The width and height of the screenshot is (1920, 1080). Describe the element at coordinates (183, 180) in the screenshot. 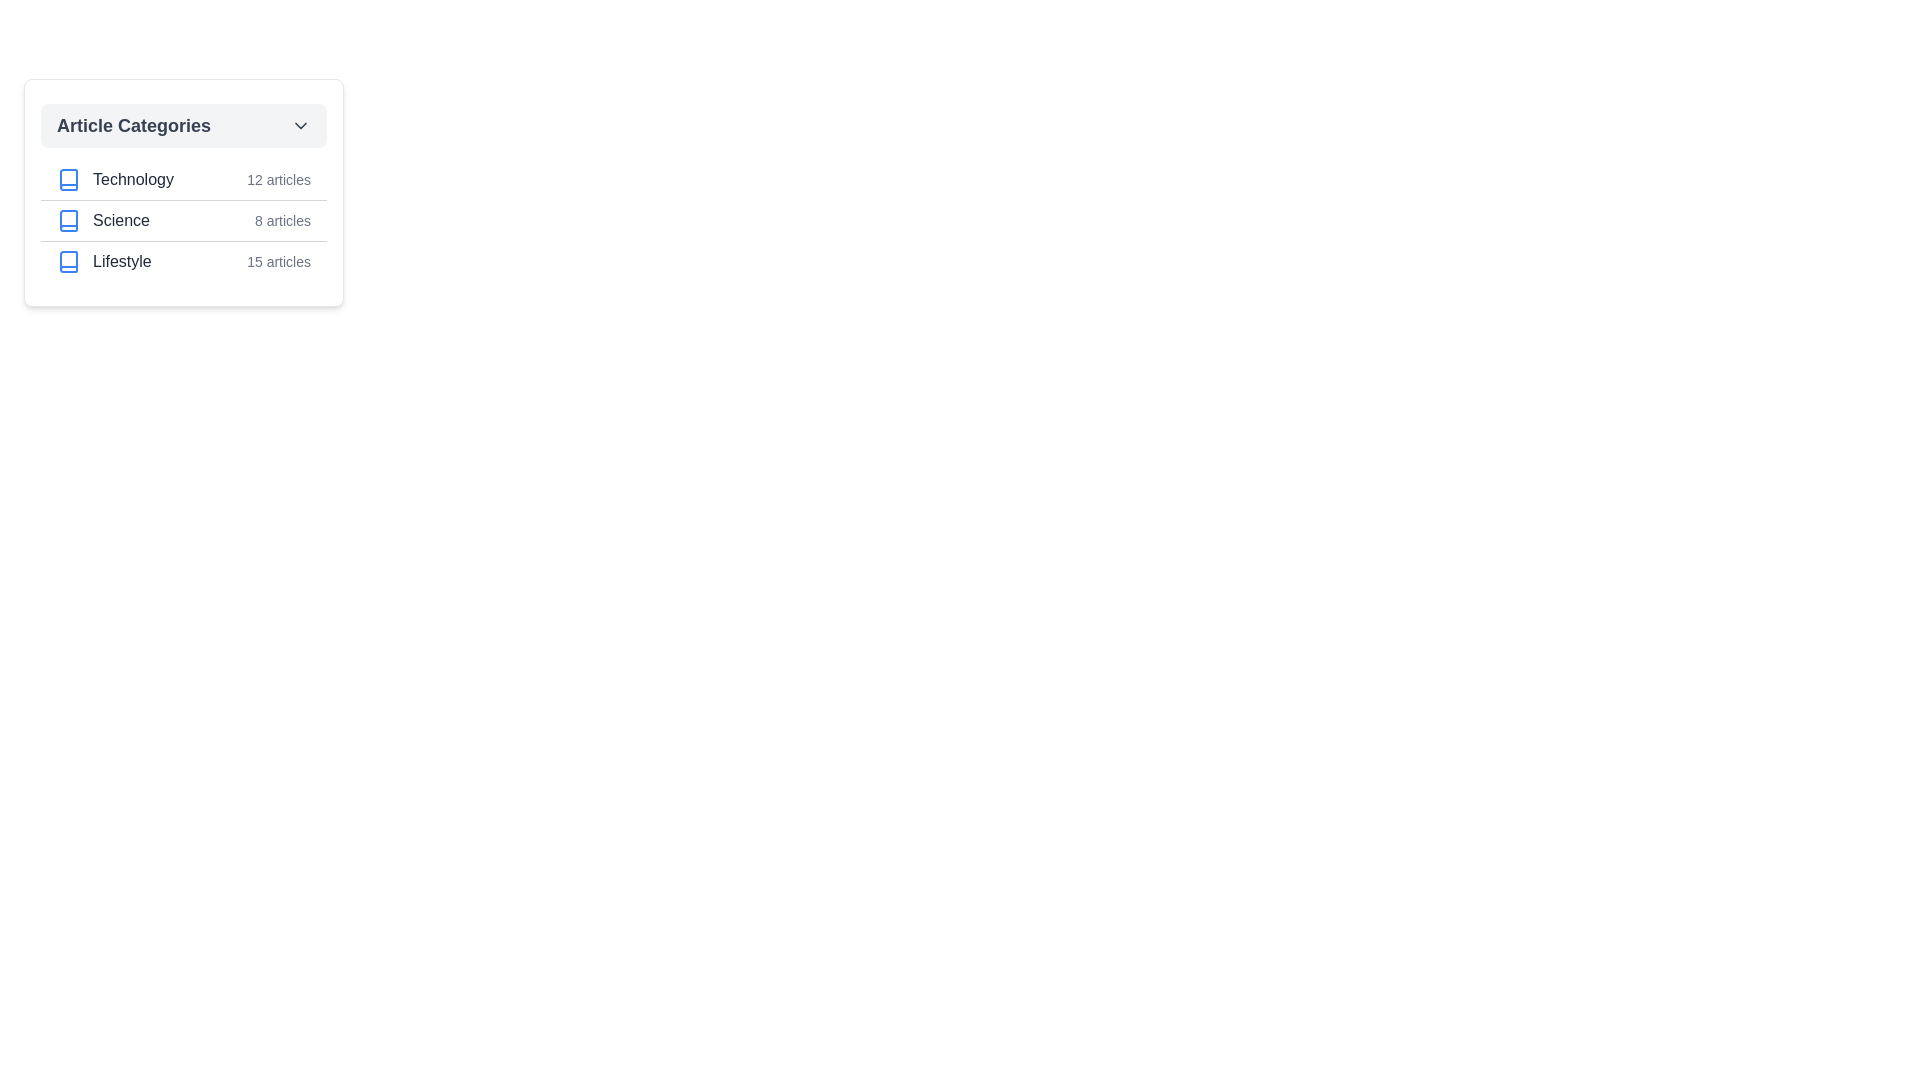

I see `the 'Technology' category list item, which is the first entry in the vertical list of article categories` at that location.